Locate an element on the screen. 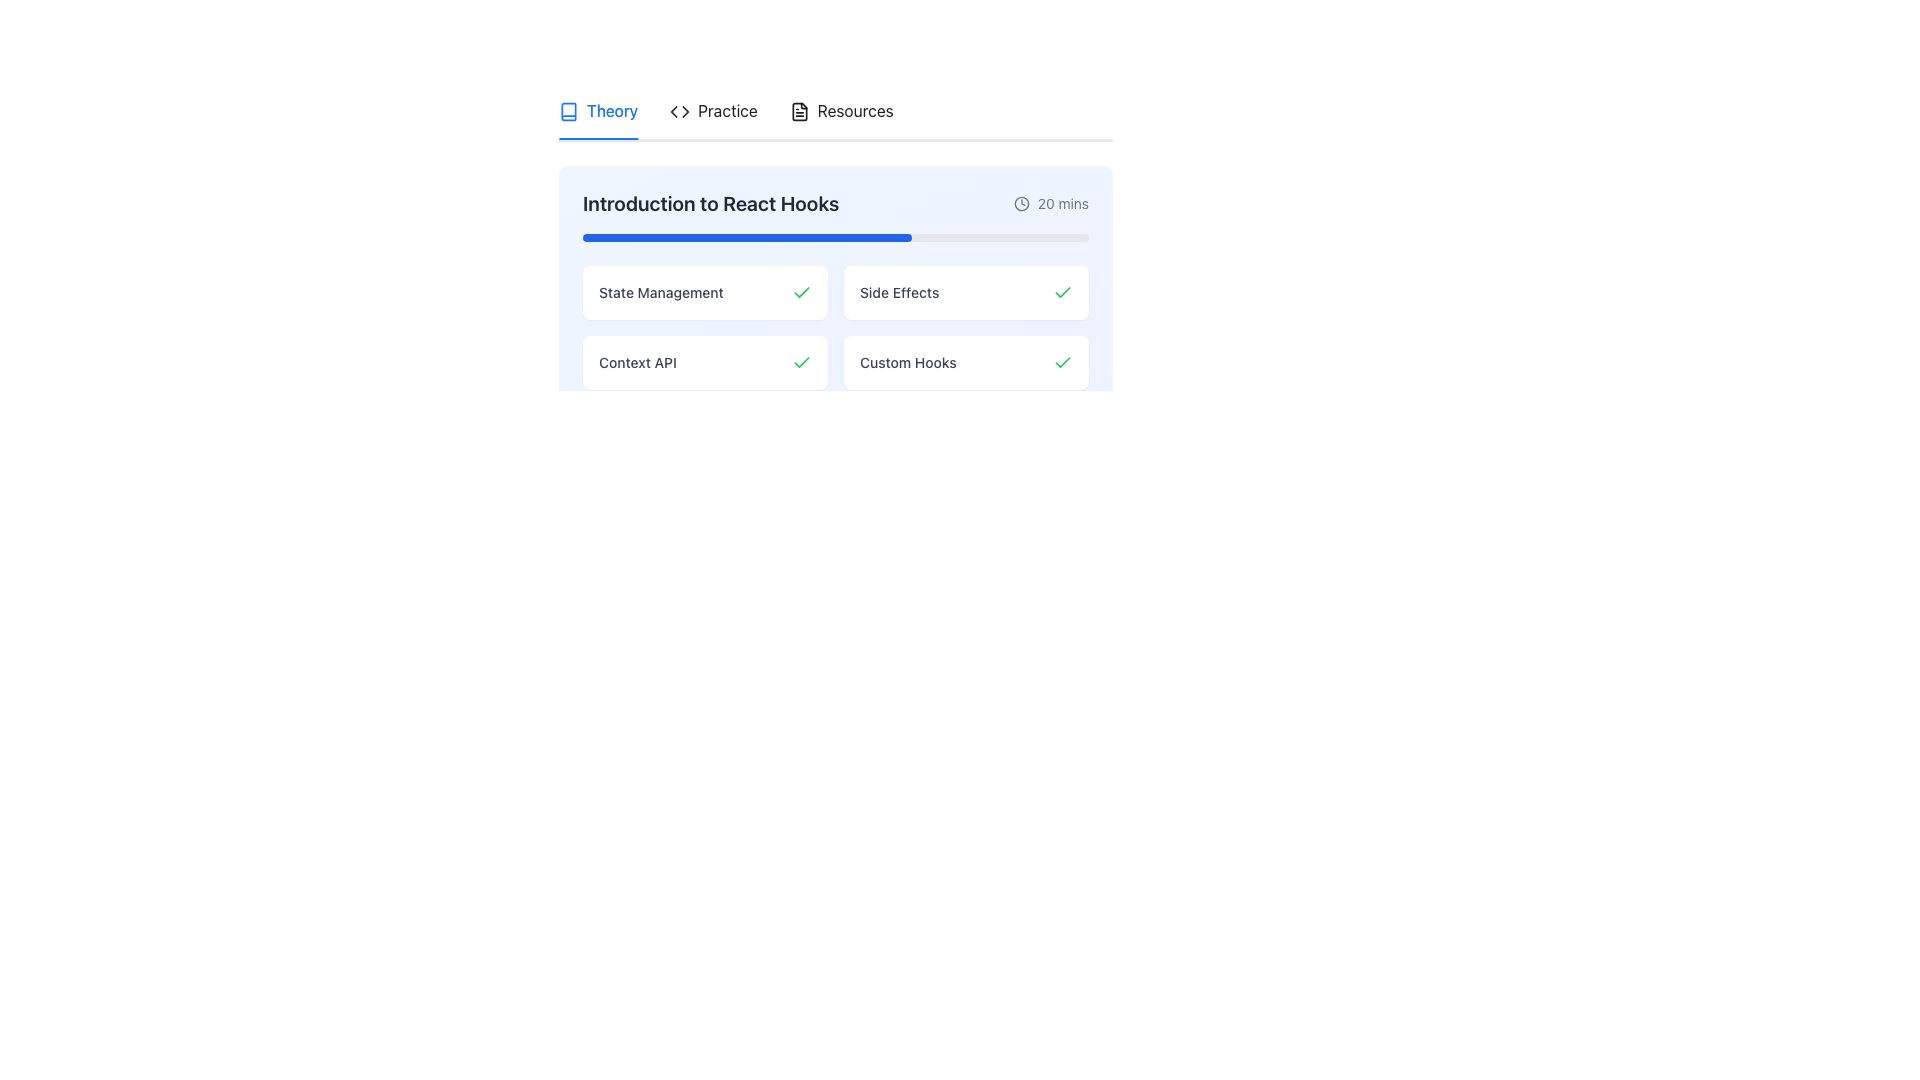 This screenshot has height=1080, width=1920. the circular boundary of the clock icon, which is located near the '20 mins' label on the right-hand side of the interface is located at coordinates (1021, 204).